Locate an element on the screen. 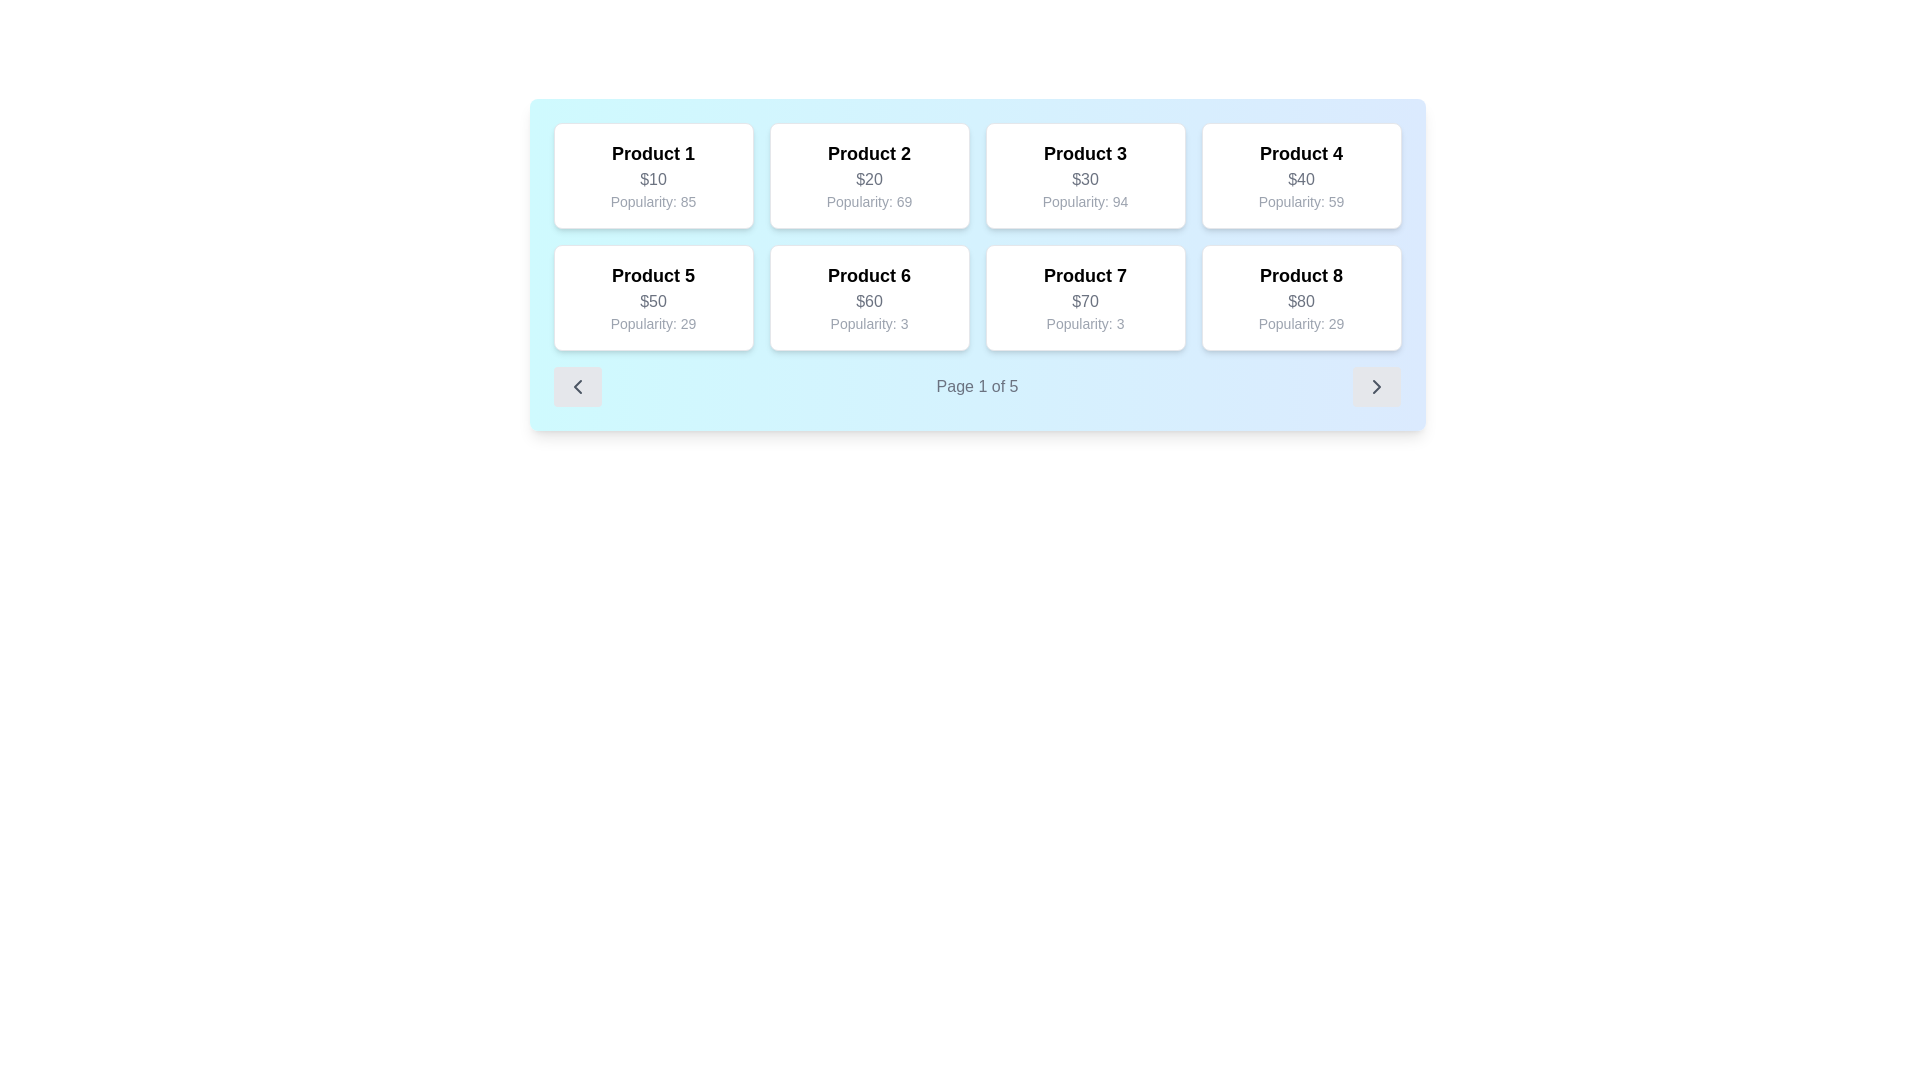 This screenshot has width=1920, height=1080. the text label displaying the price '$40', which is styled in gray, to potentially reveal a tooltip is located at coordinates (1301, 180).